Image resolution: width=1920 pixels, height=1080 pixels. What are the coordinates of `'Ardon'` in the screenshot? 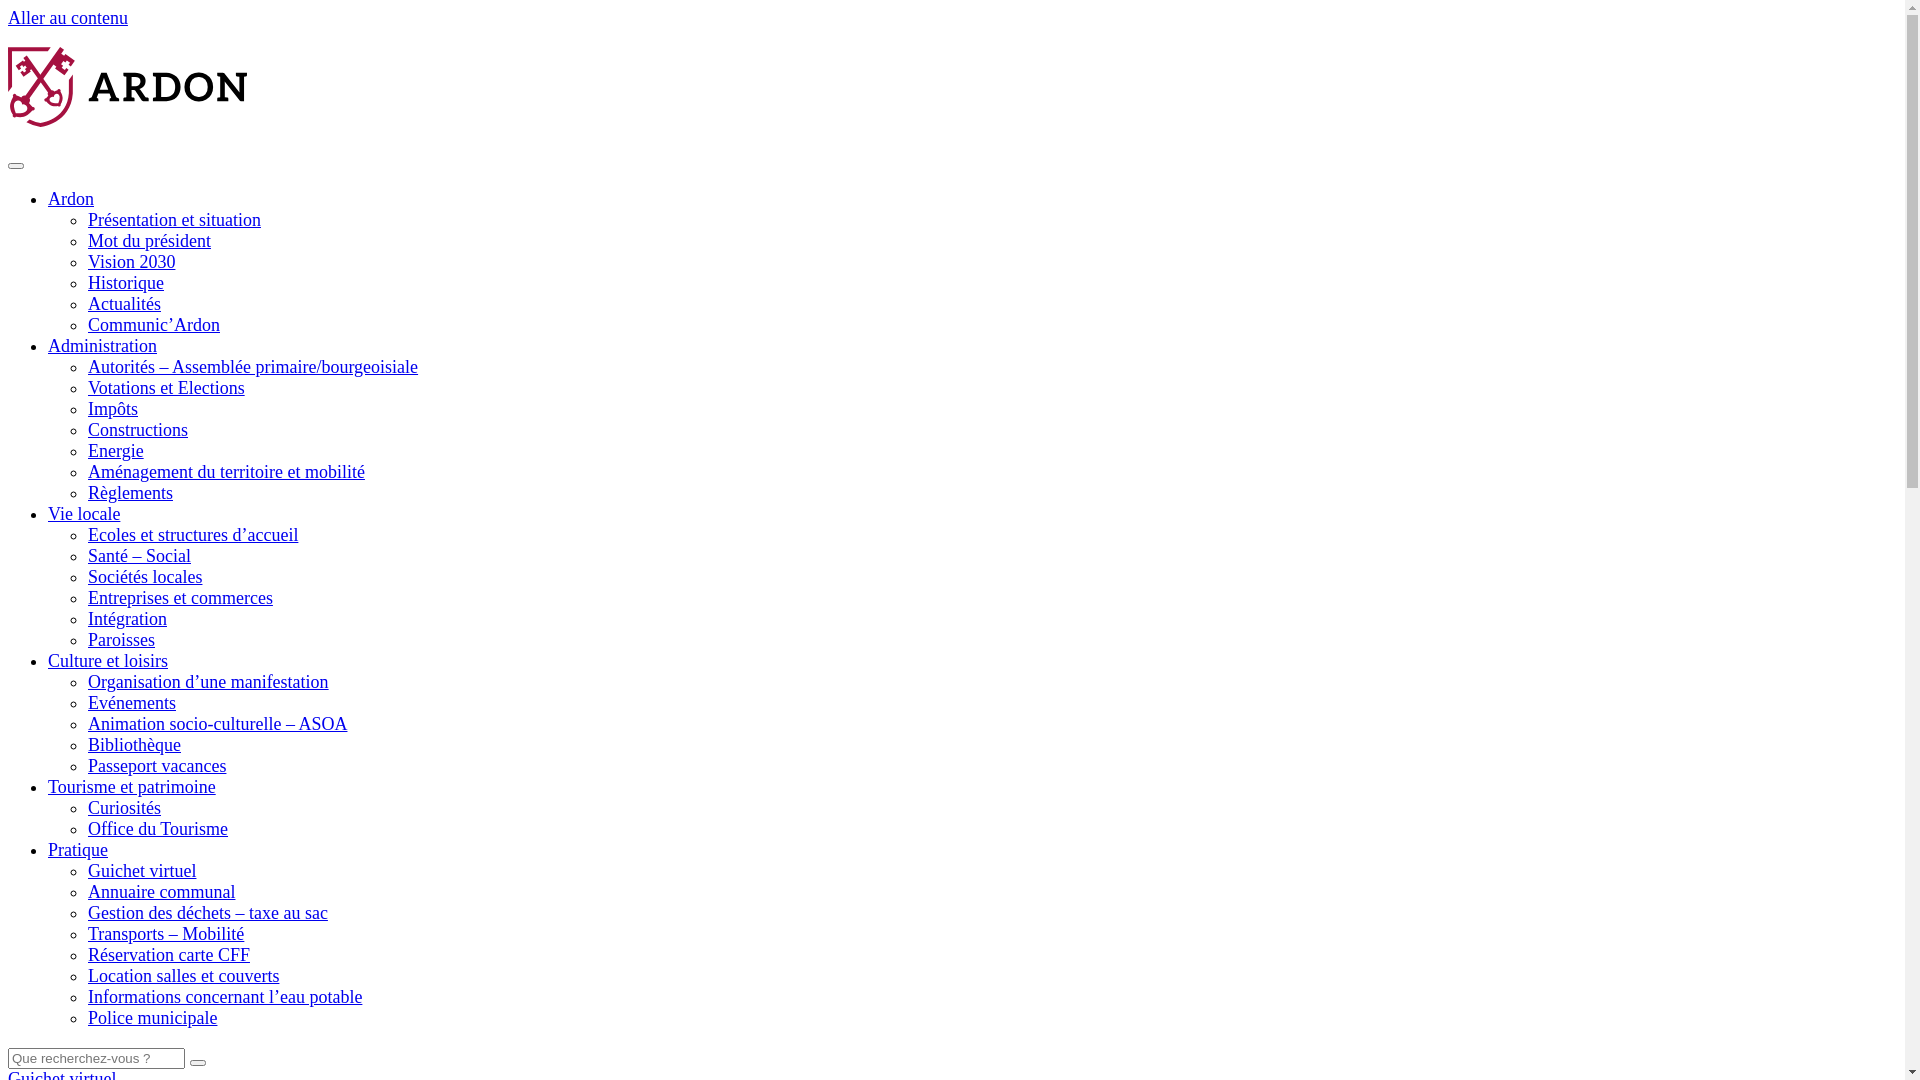 It's located at (71, 199).